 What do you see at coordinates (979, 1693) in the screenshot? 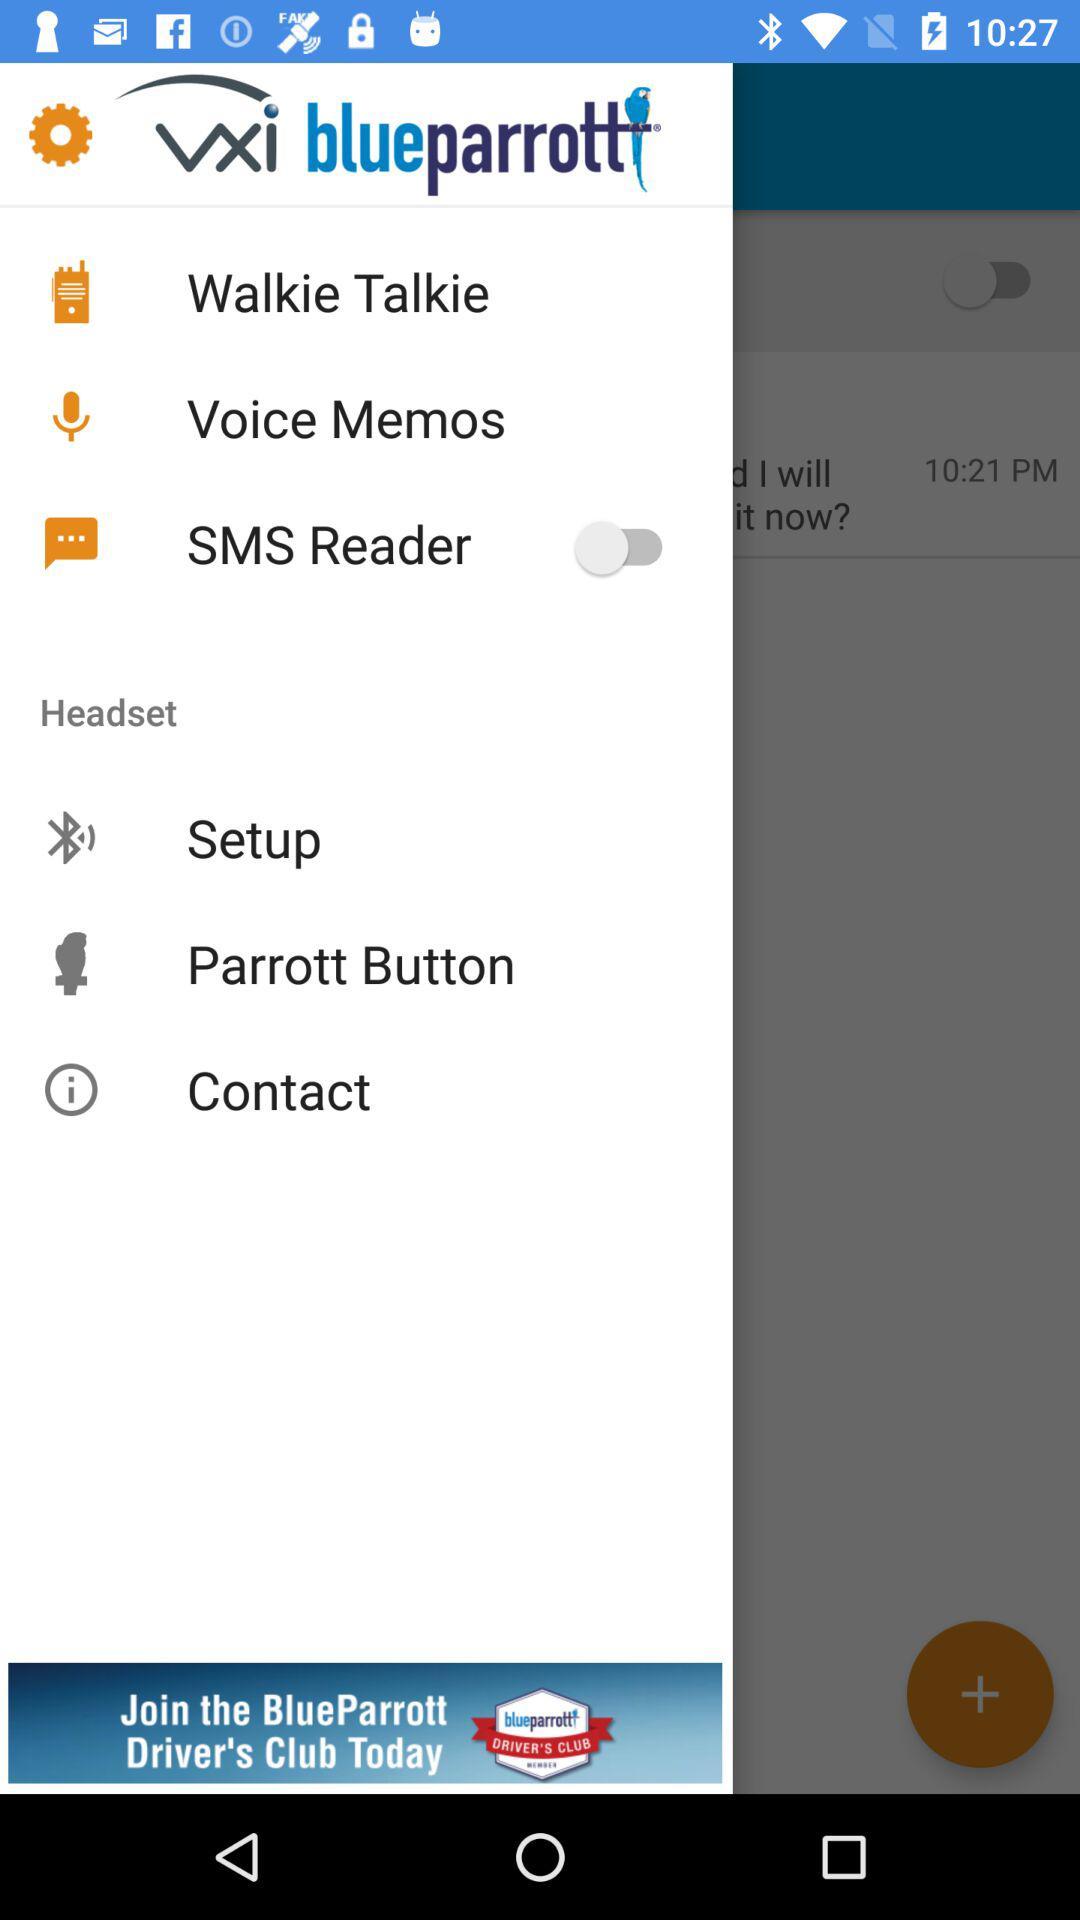
I see `the add icon` at bounding box center [979, 1693].